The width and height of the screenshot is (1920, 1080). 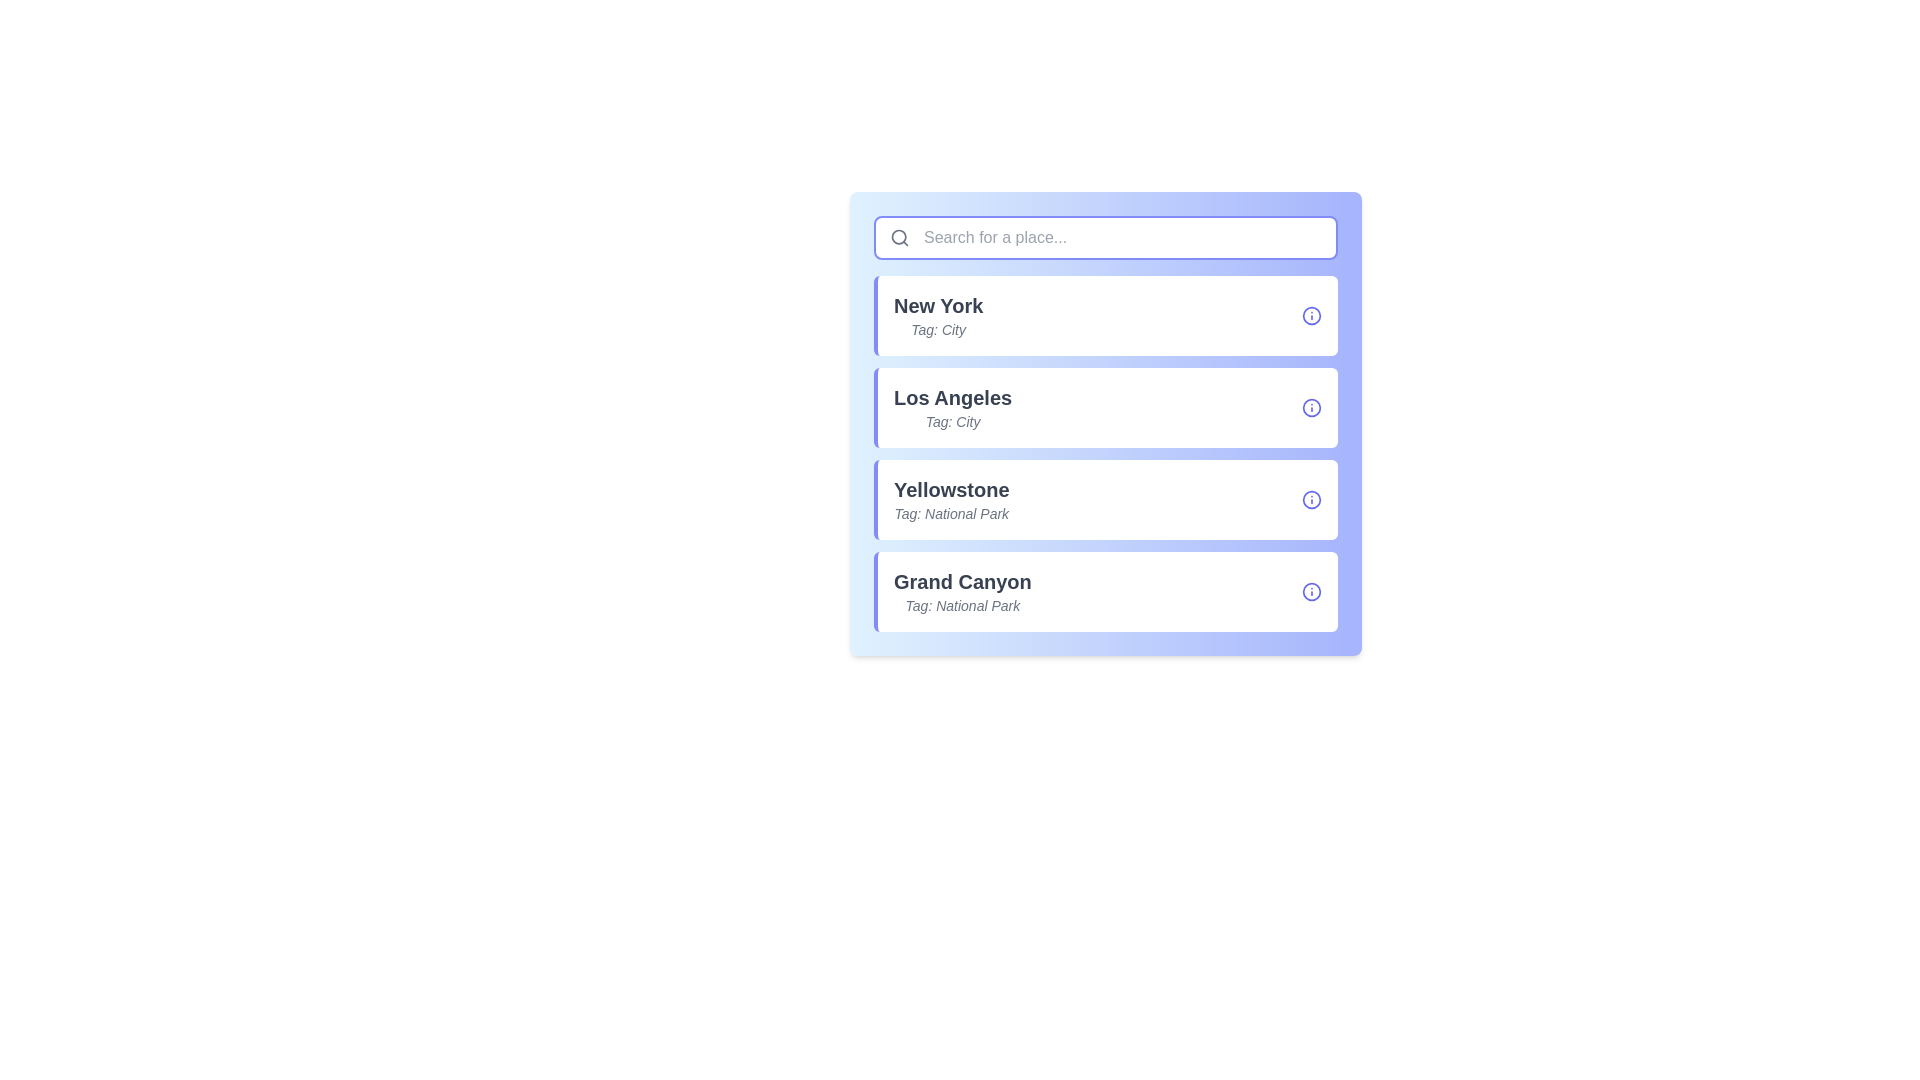 I want to click on the information indicator icon located at the right end of the list item labeled 'Yellowstone', which provides additional details about it, so click(x=1311, y=499).